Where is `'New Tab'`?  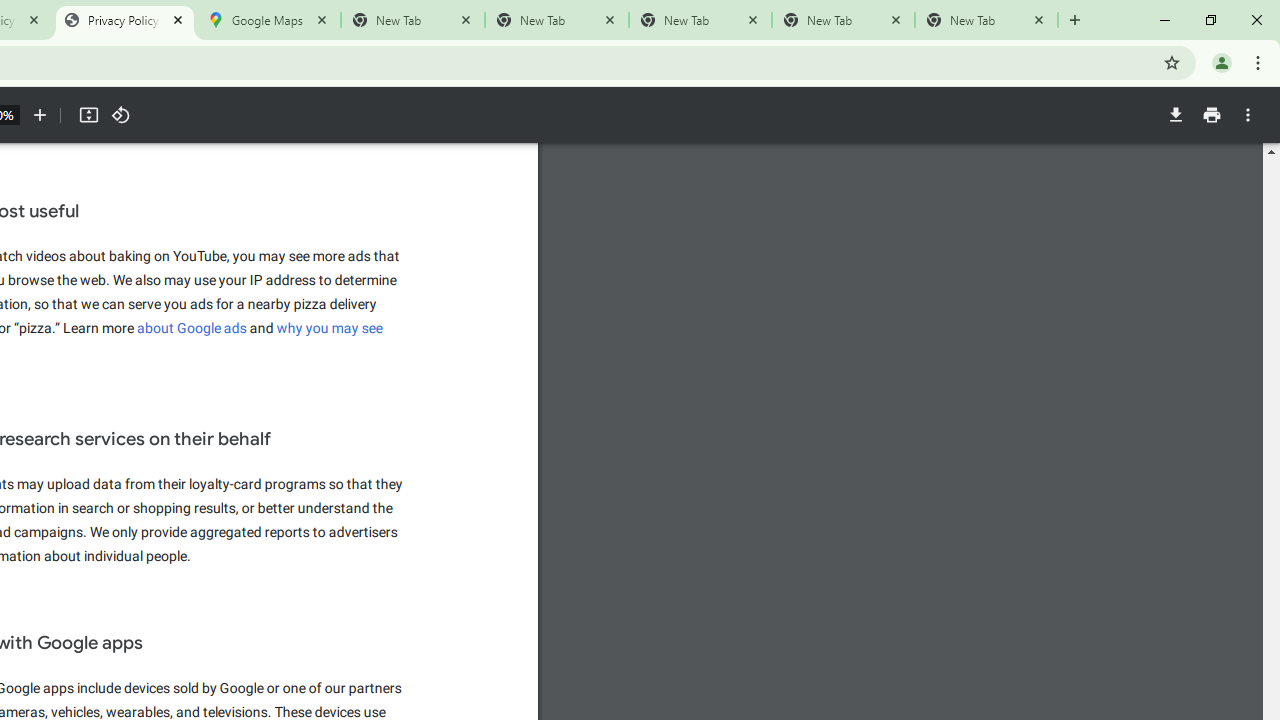
'New Tab' is located at coordinates (986, 20).